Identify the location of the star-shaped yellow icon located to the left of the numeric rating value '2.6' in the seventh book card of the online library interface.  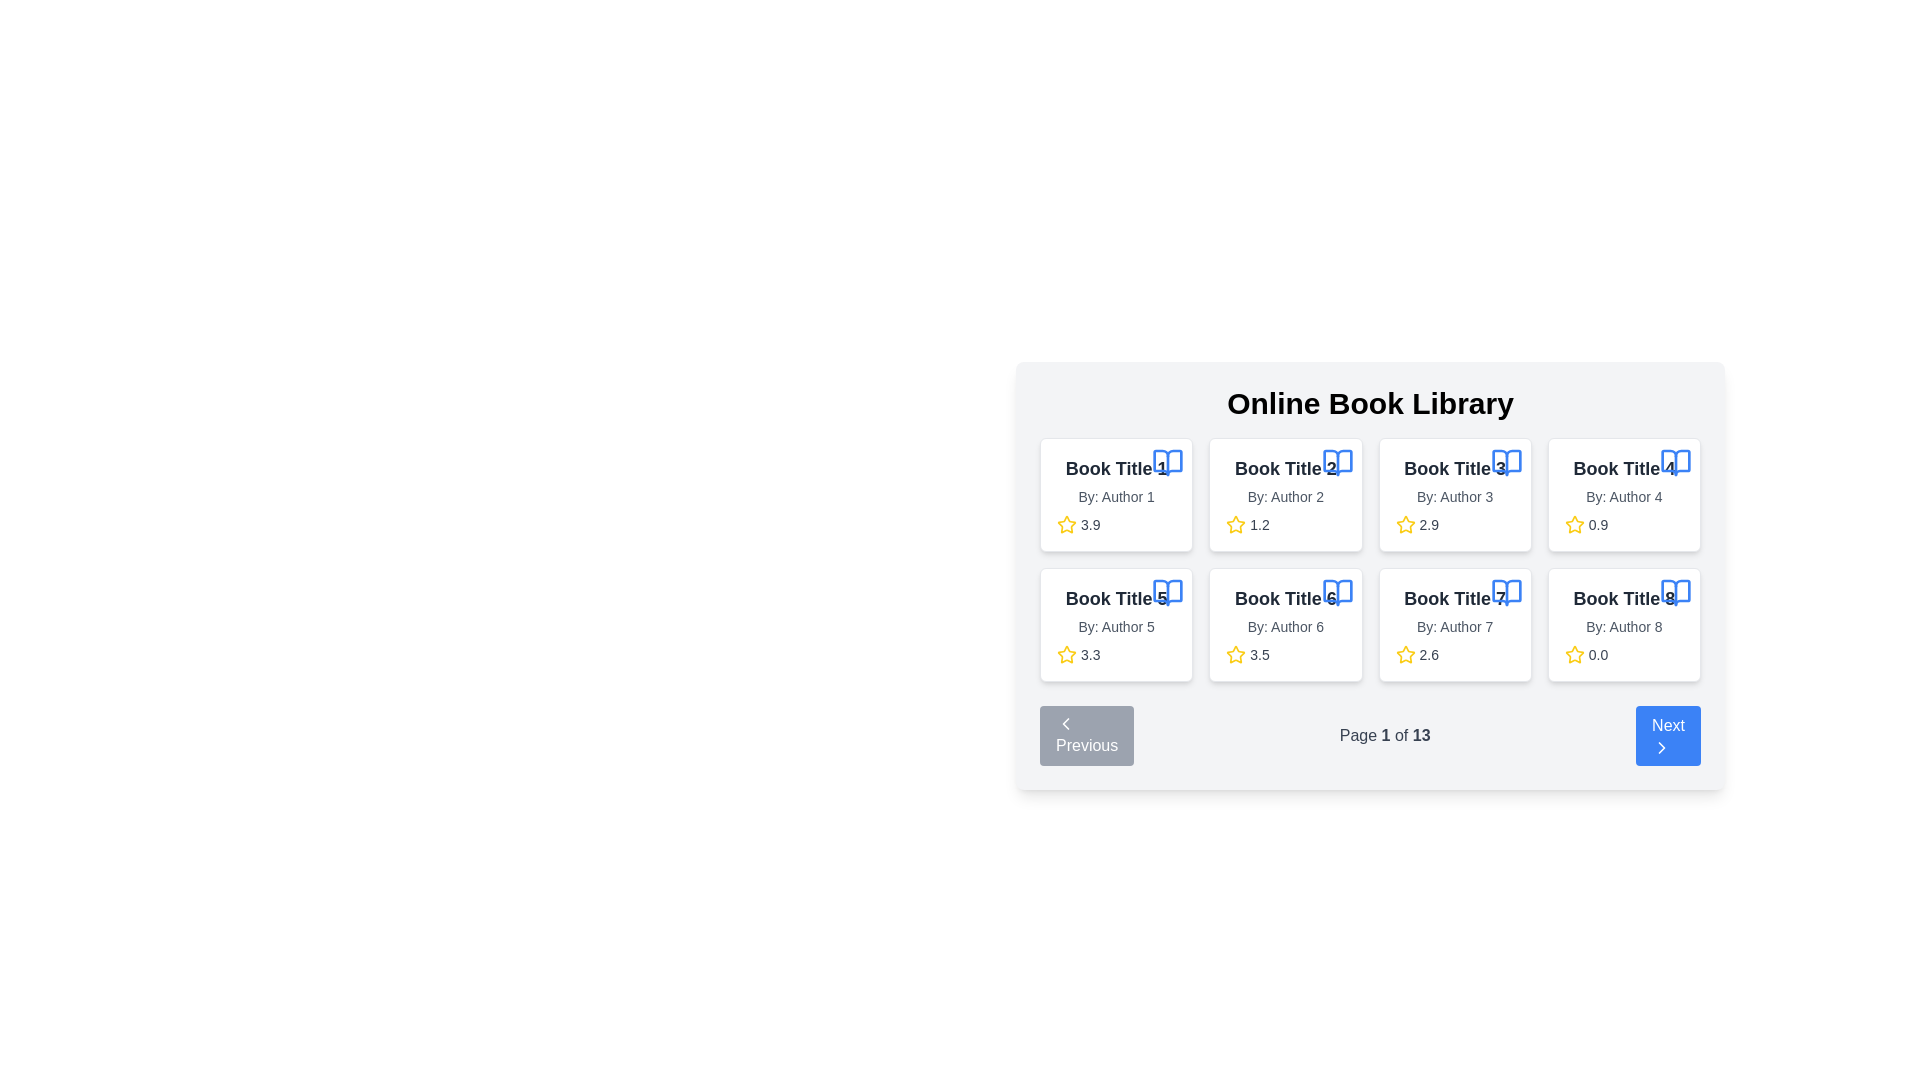
(1404, 655).